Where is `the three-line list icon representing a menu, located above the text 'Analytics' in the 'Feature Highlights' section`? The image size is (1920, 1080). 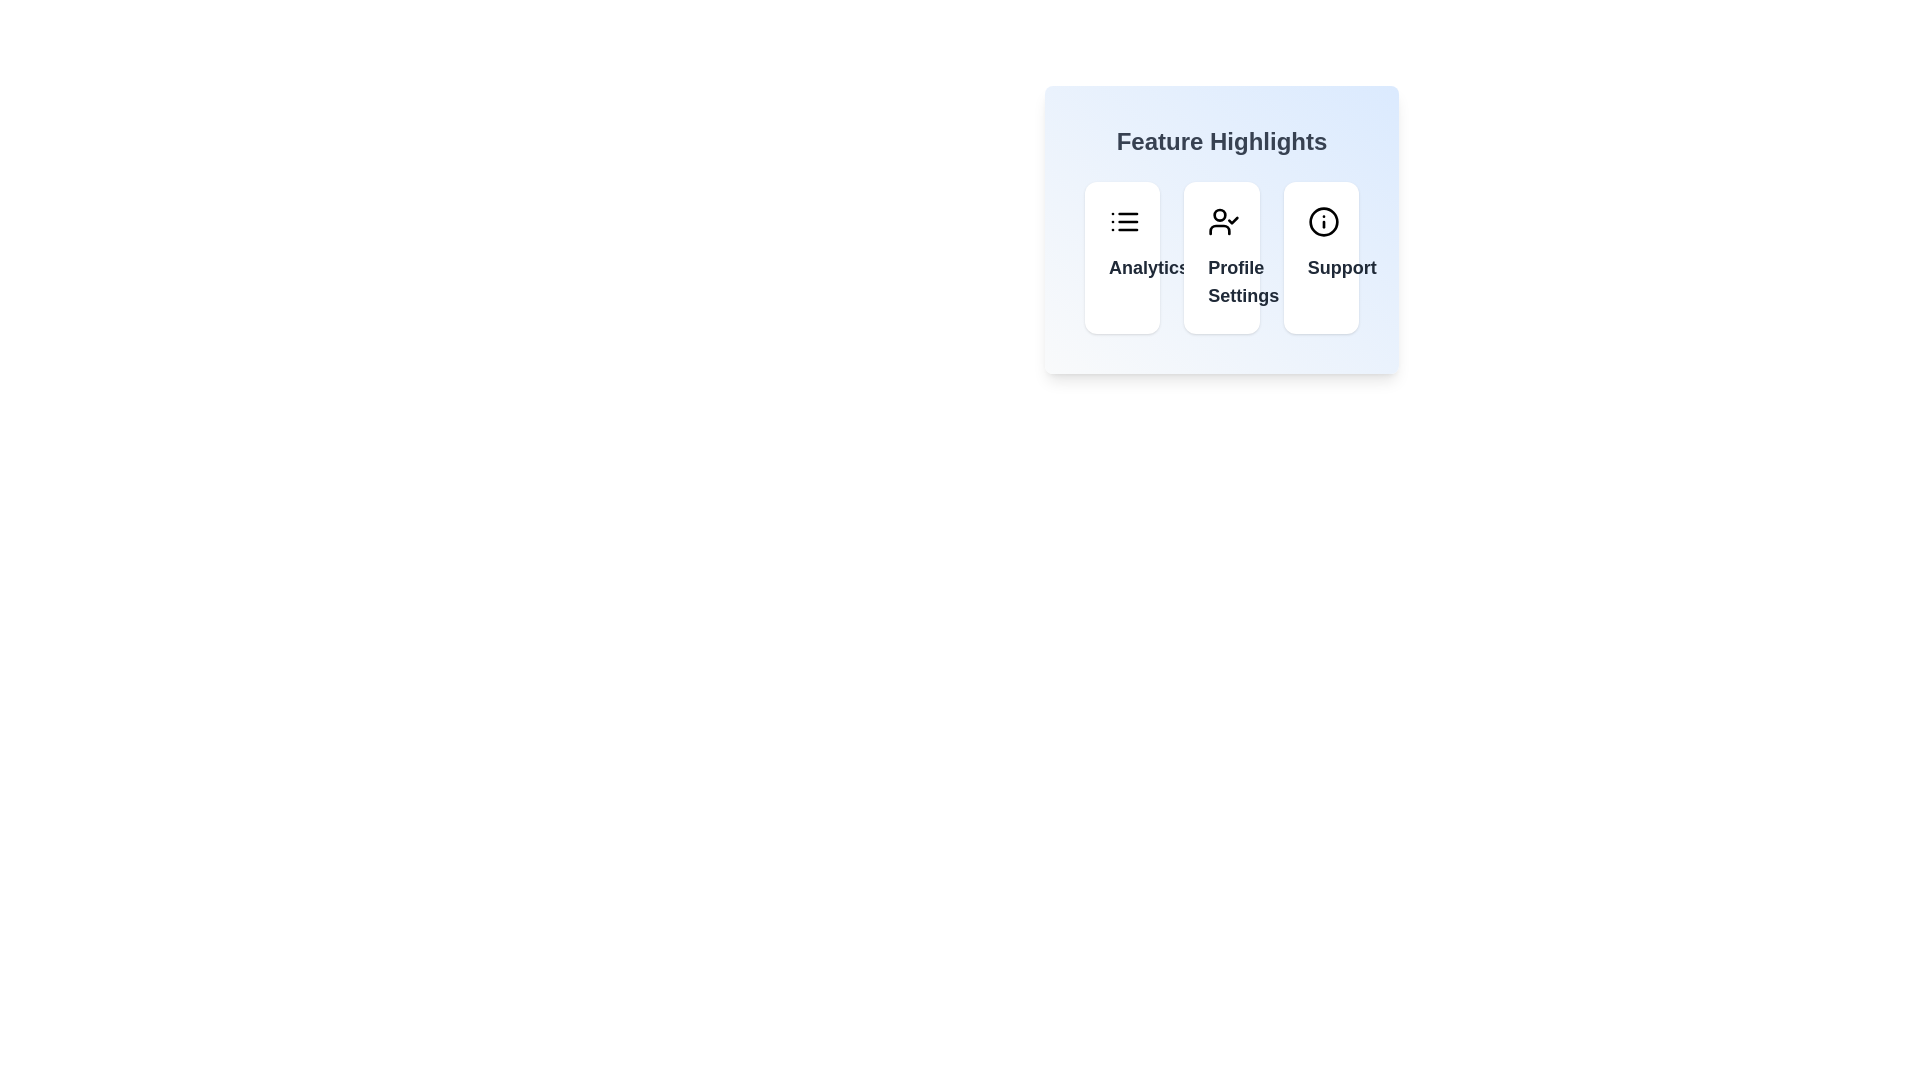
the three-line list icon representing a menu, located above the text 'Analytics' in the 'Feature Highlights' section is located at coordinates (1124, 222).